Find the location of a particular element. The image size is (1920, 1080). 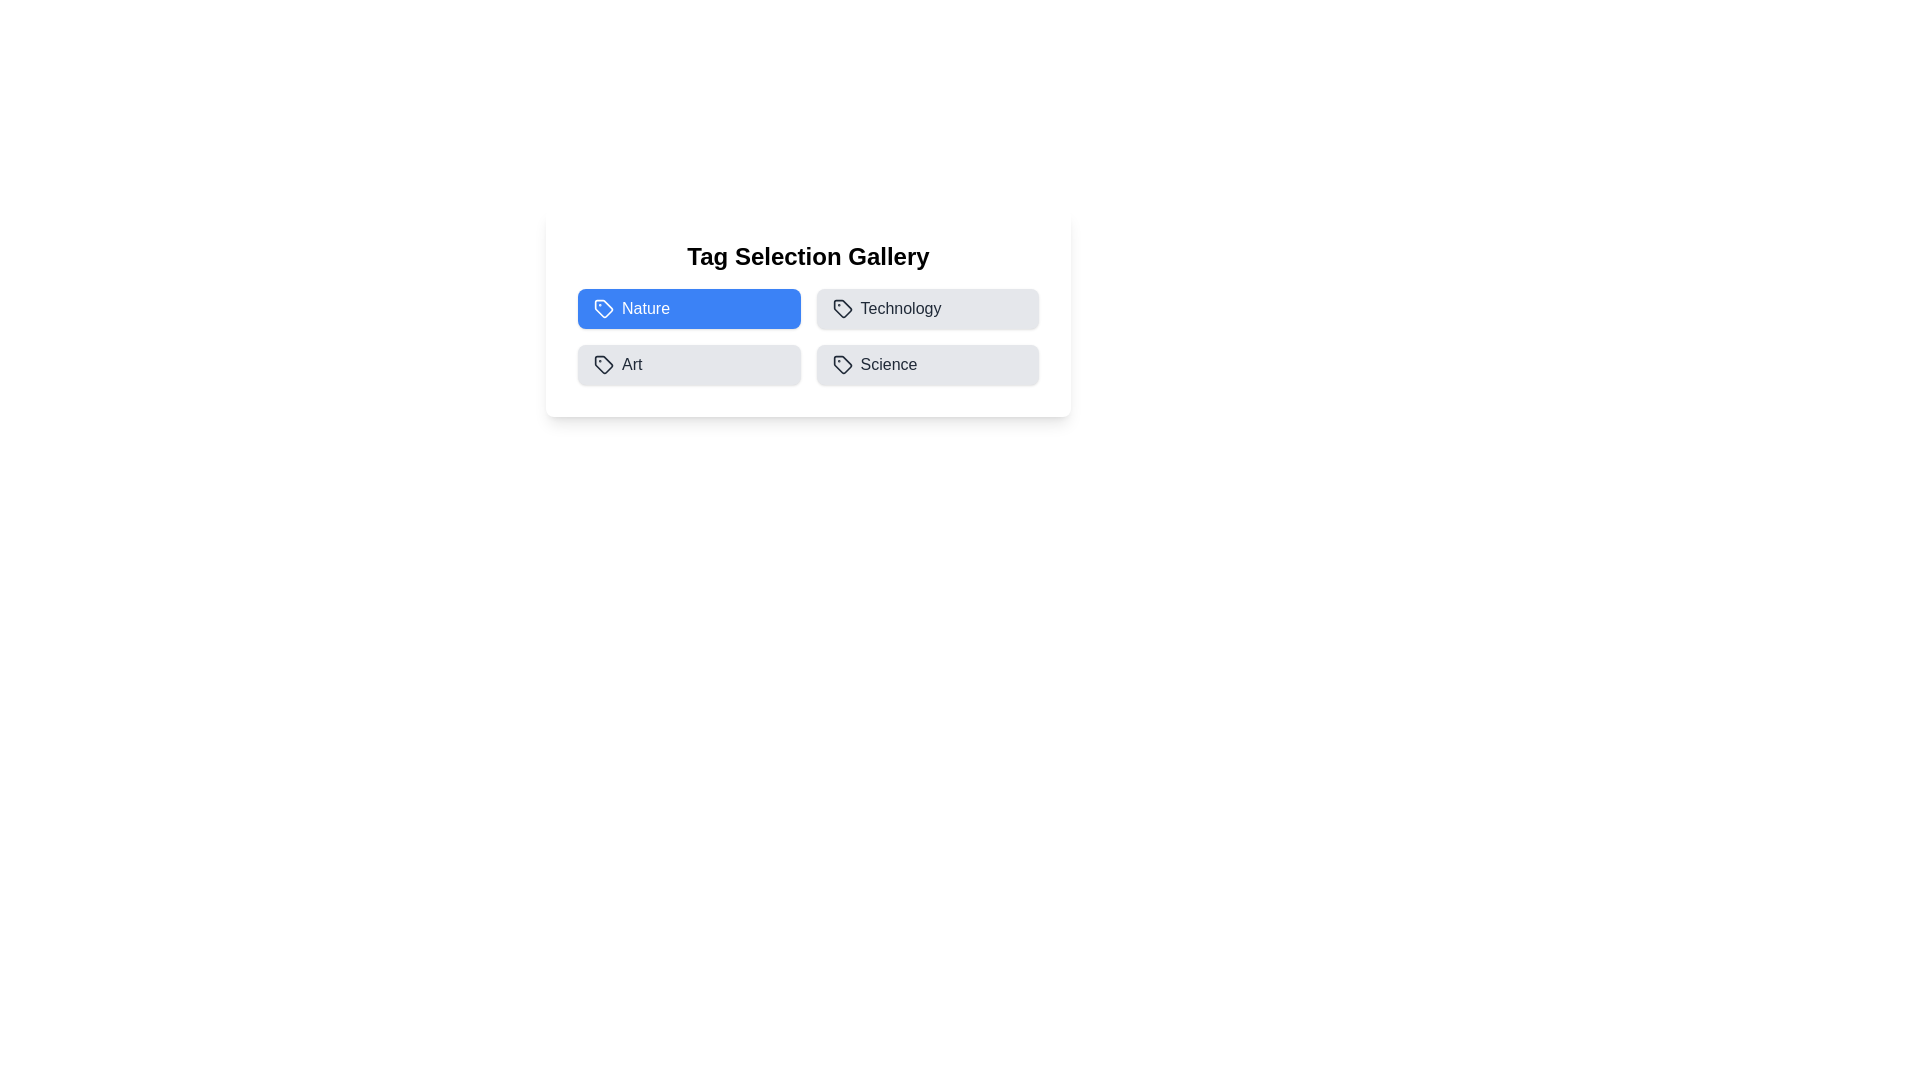

the Nature tag is located at coordinates (689, 308).